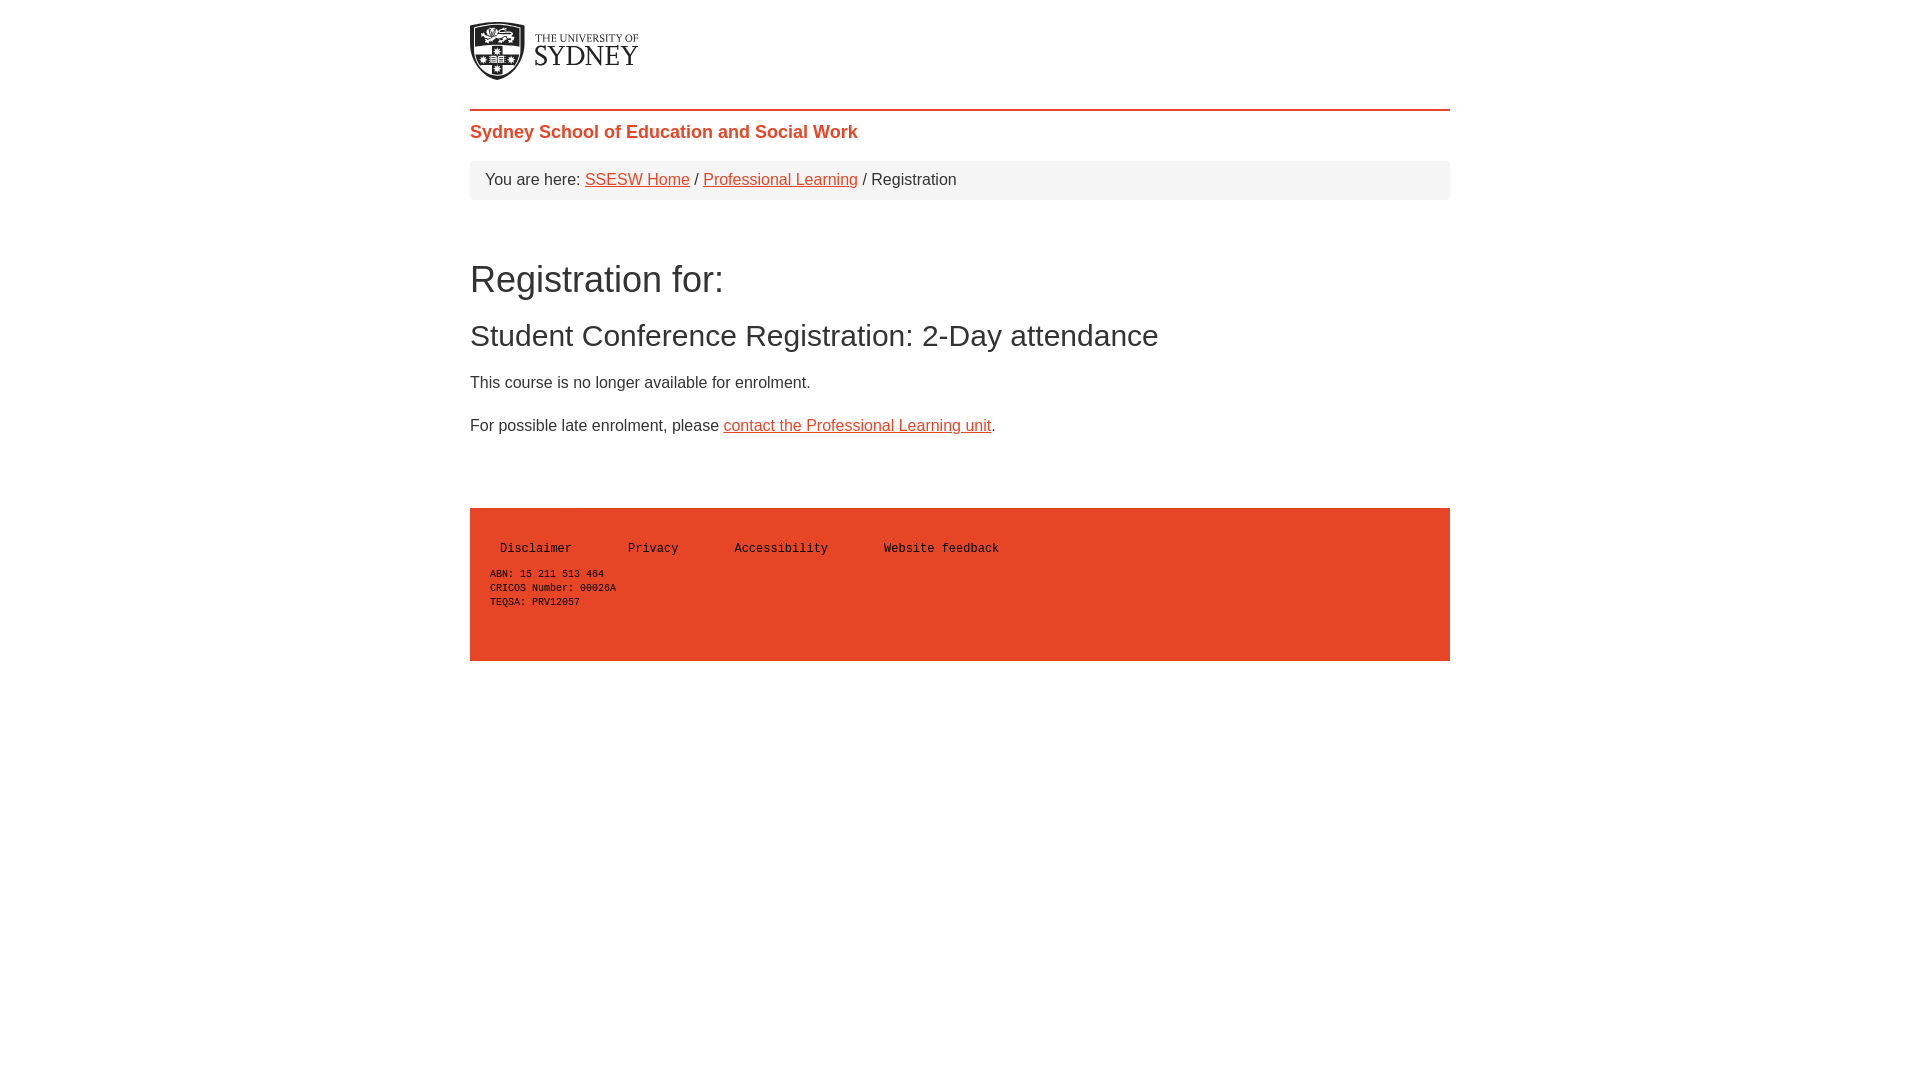 The width and height of the screenshot is (1920, 1080). I want to click on 'Professional Learning', so click(779, 178).